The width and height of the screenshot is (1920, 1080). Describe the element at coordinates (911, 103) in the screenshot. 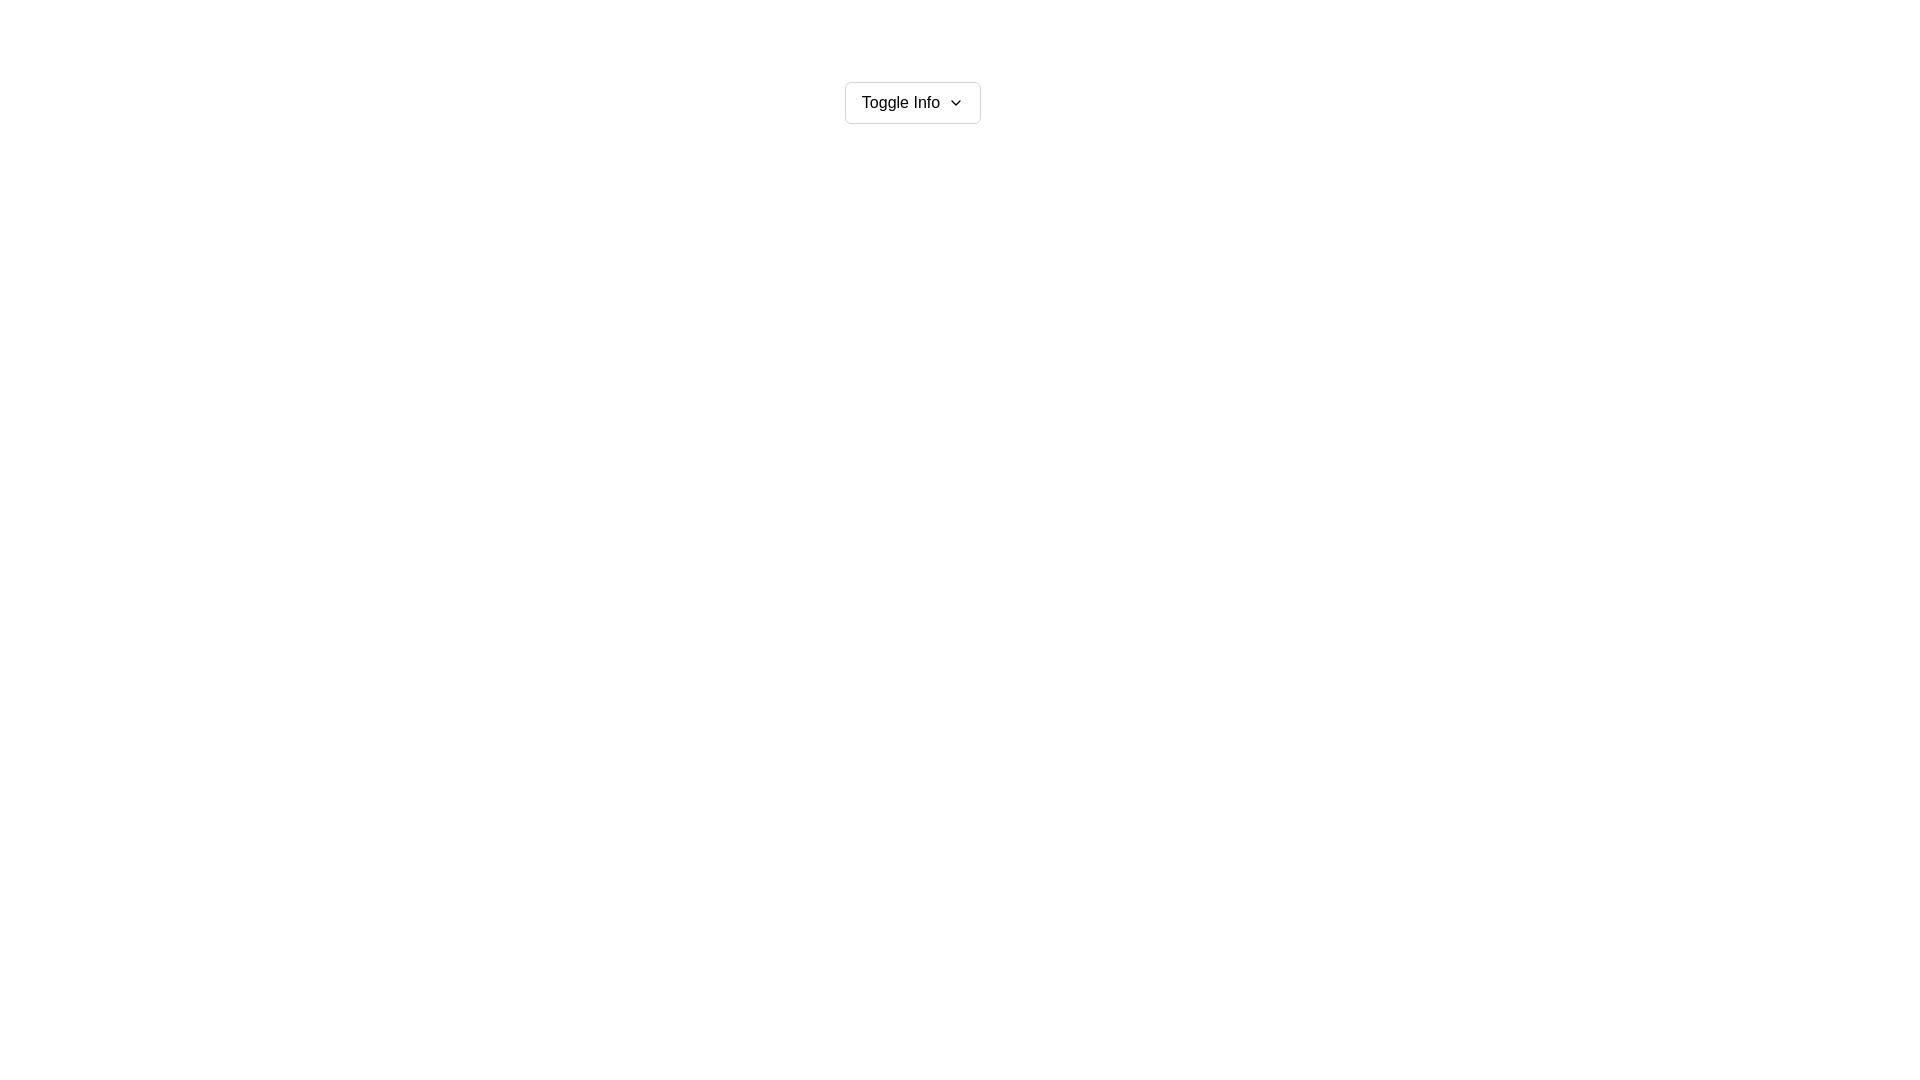

I see `the 'Toggle Info' button with a white background and a downward-pointing arrow icon` at that location.